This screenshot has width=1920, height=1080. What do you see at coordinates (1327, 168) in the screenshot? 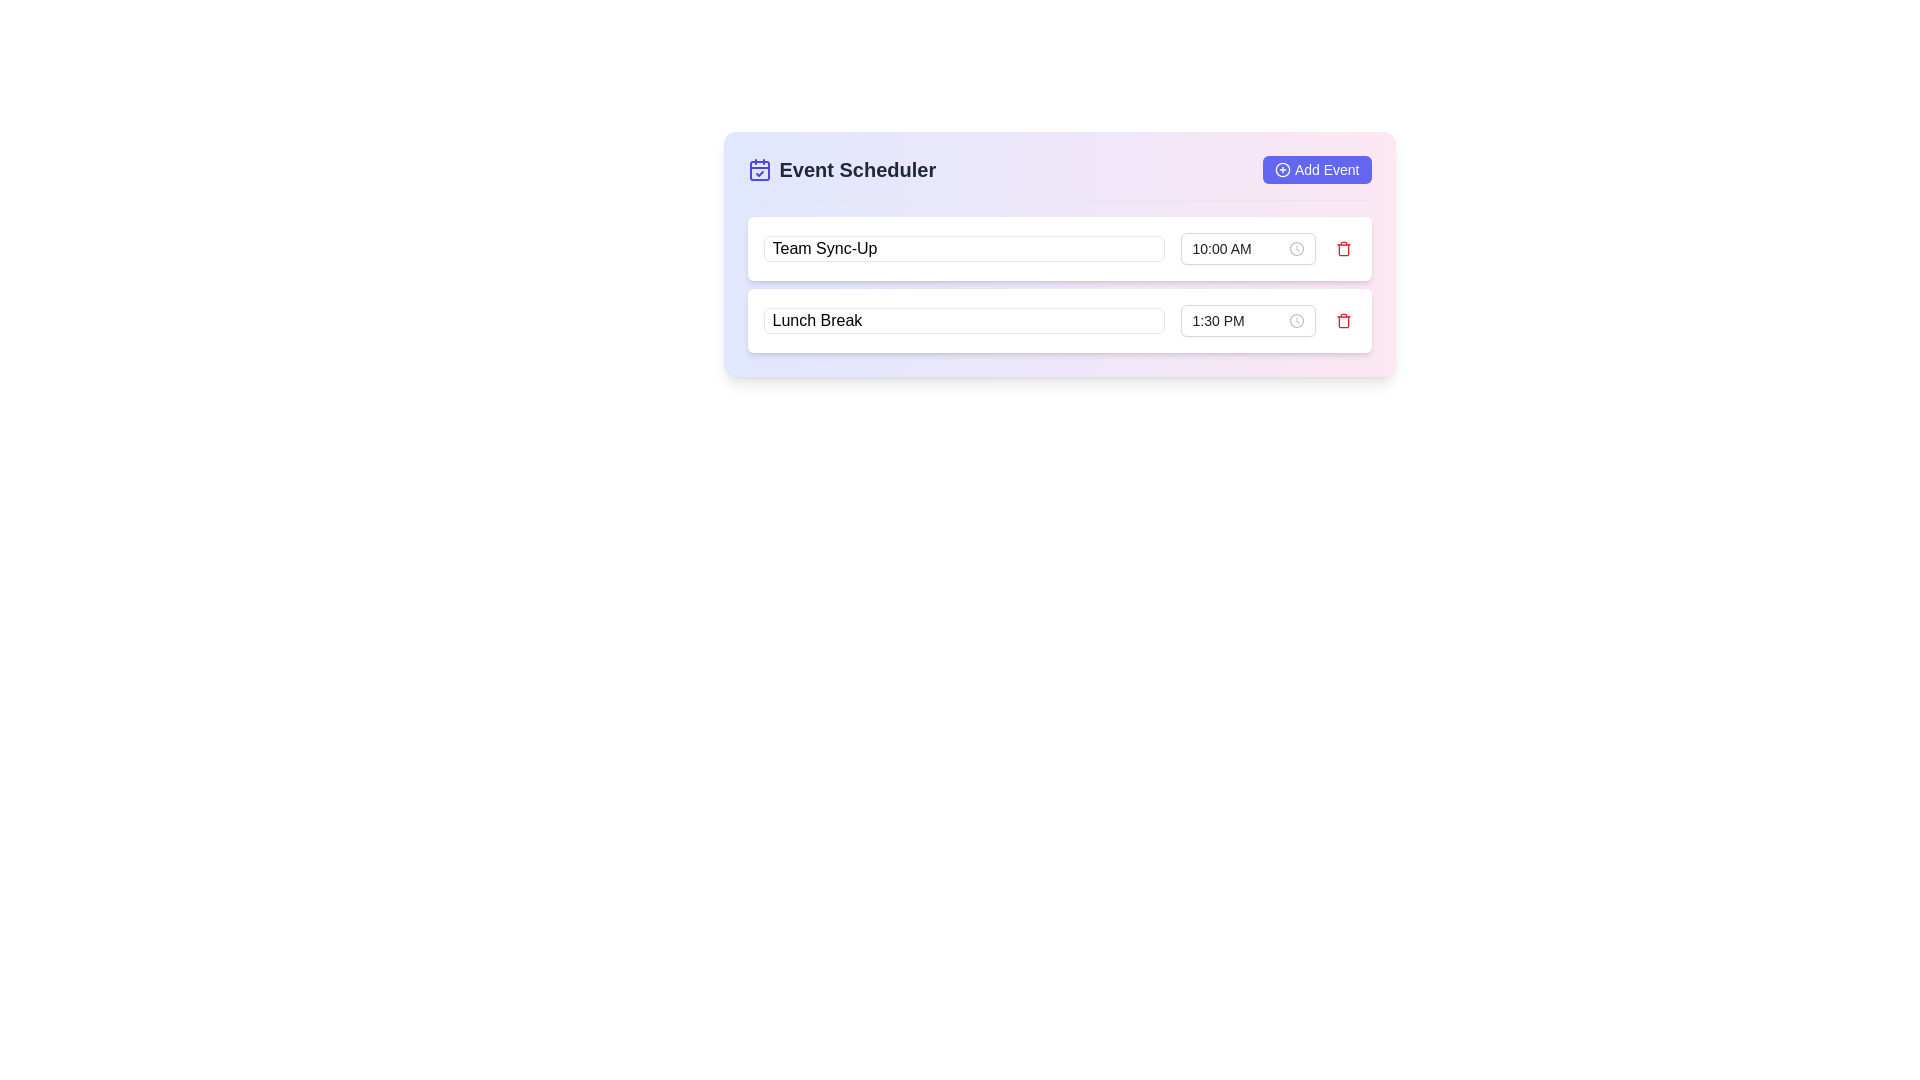
I see `text of the label located within the 'Add Event' button, which is positioned at the top-right corner of the interface` at bounding box center [1327, 168].